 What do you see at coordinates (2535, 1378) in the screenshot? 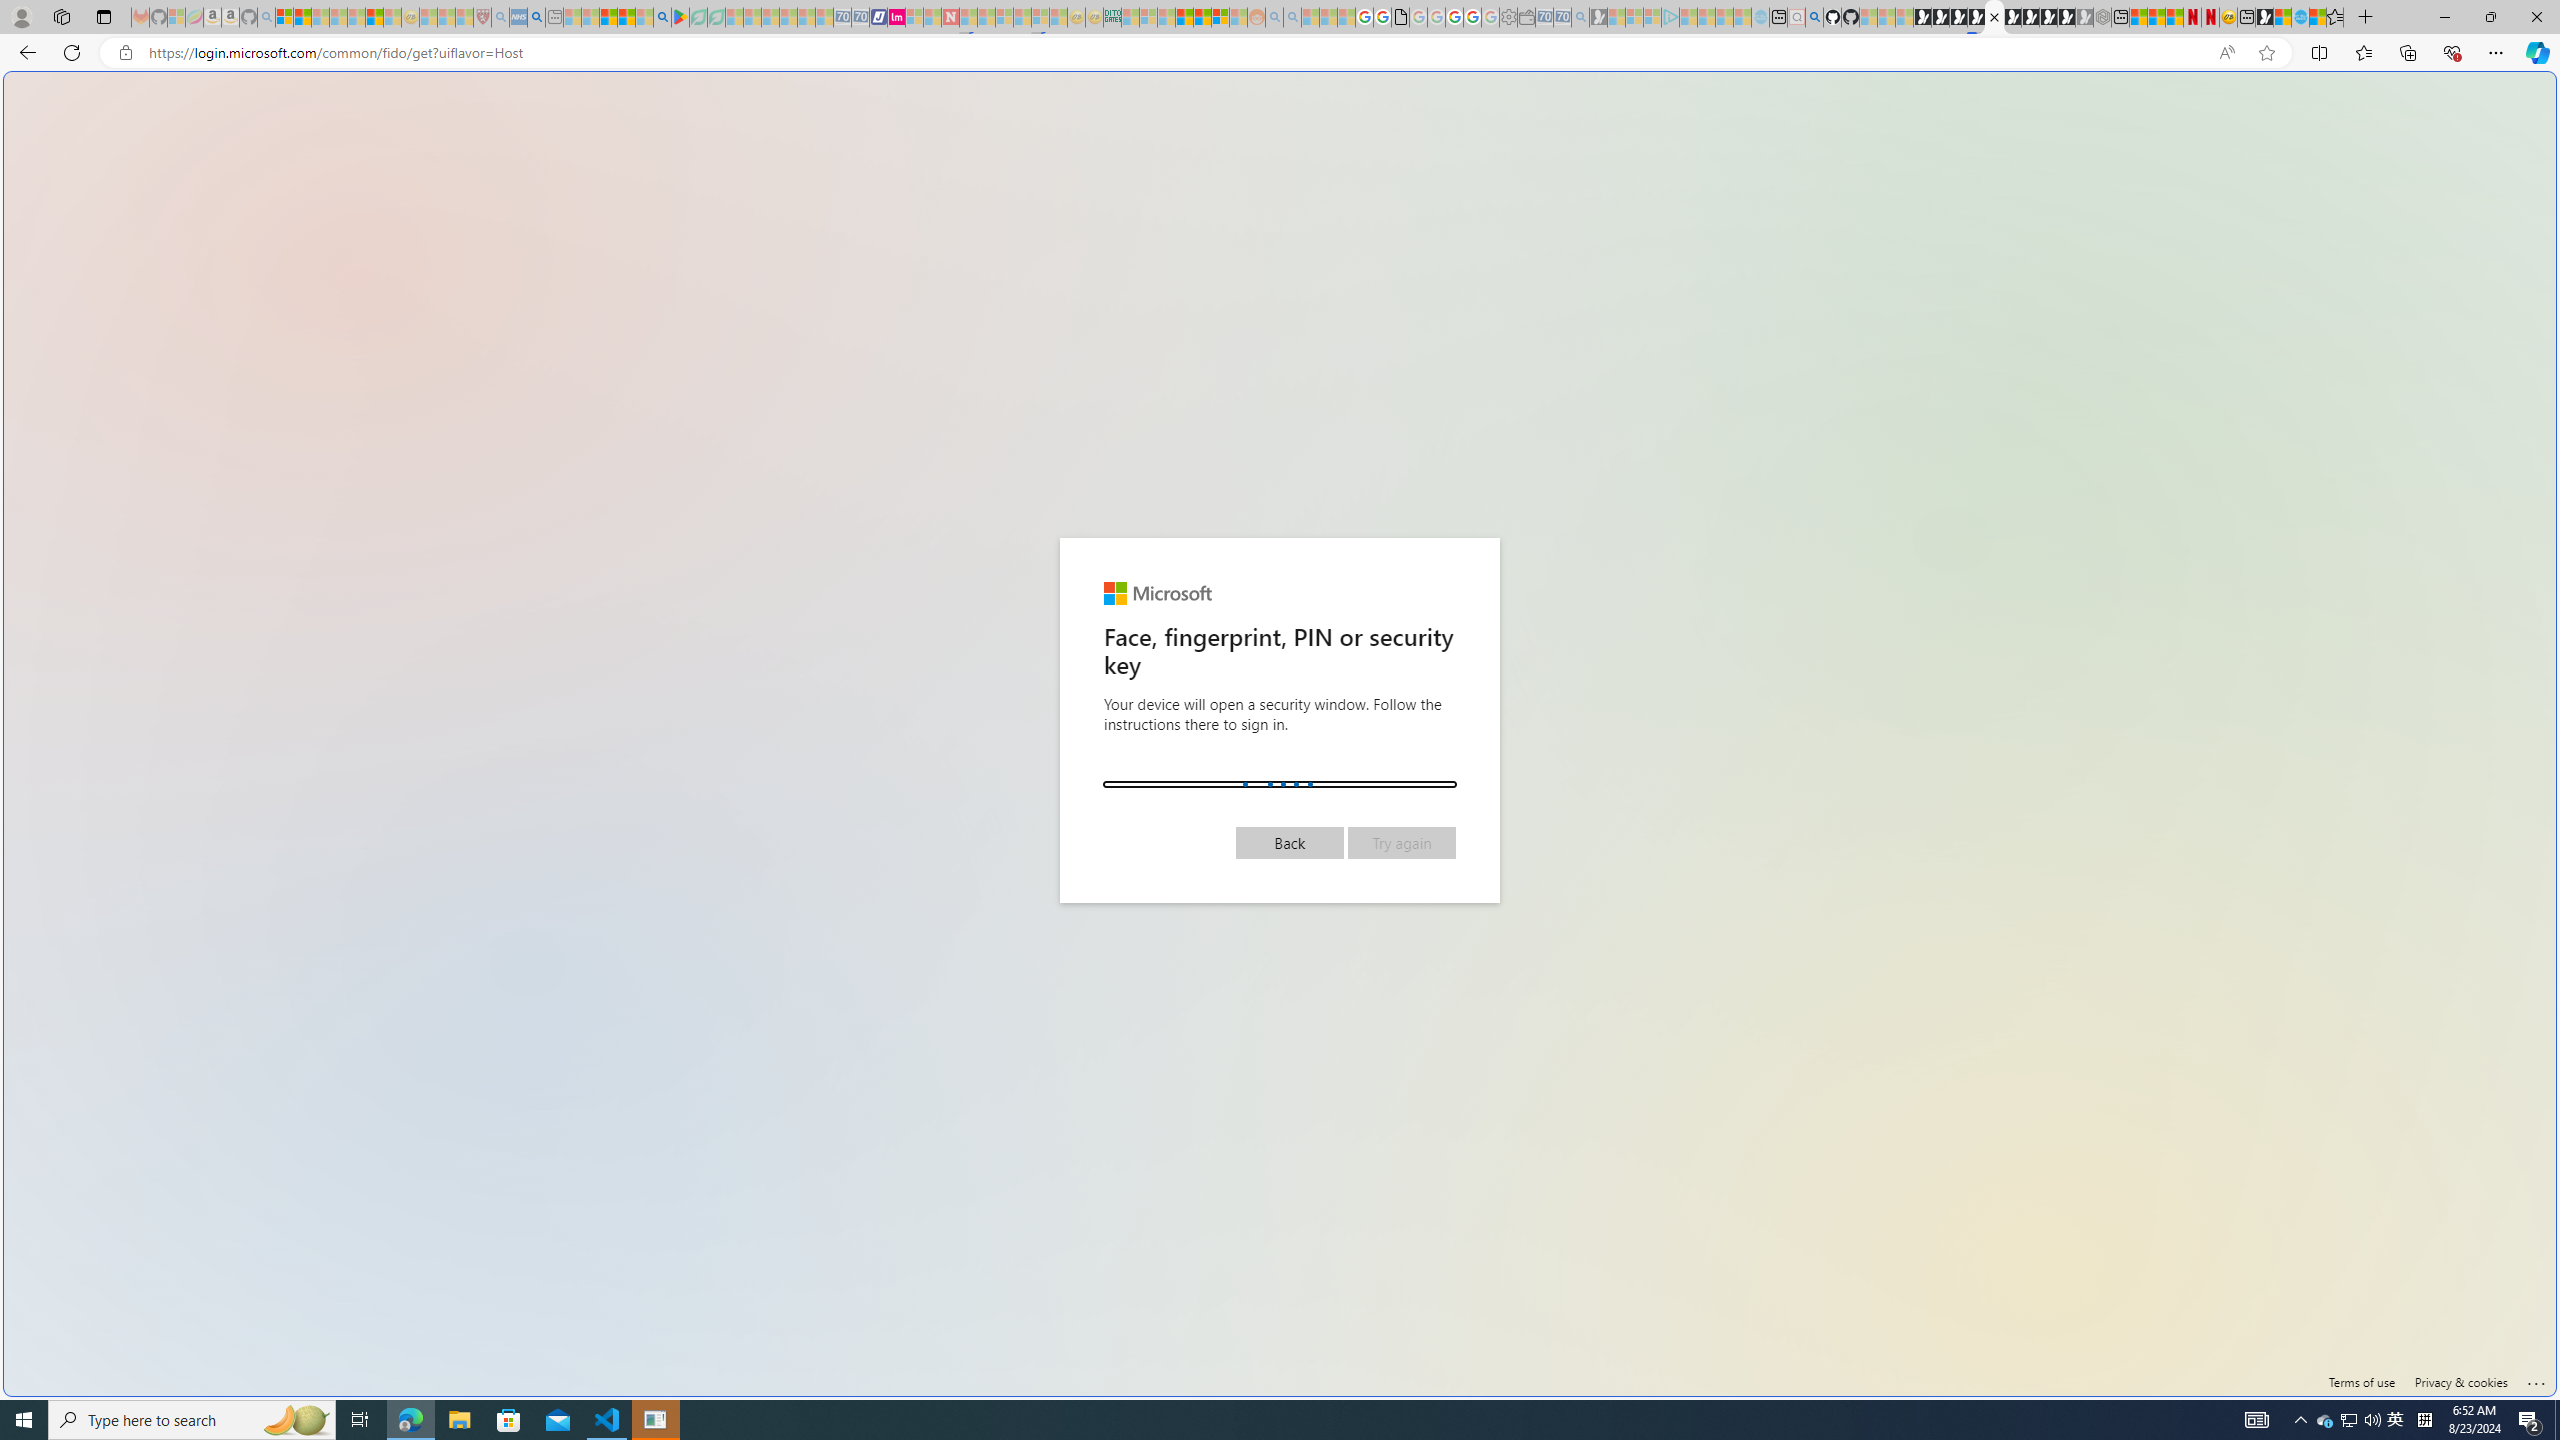
I see `'Click here for troubleshooting information'` at bounding box center [2535, 1378].